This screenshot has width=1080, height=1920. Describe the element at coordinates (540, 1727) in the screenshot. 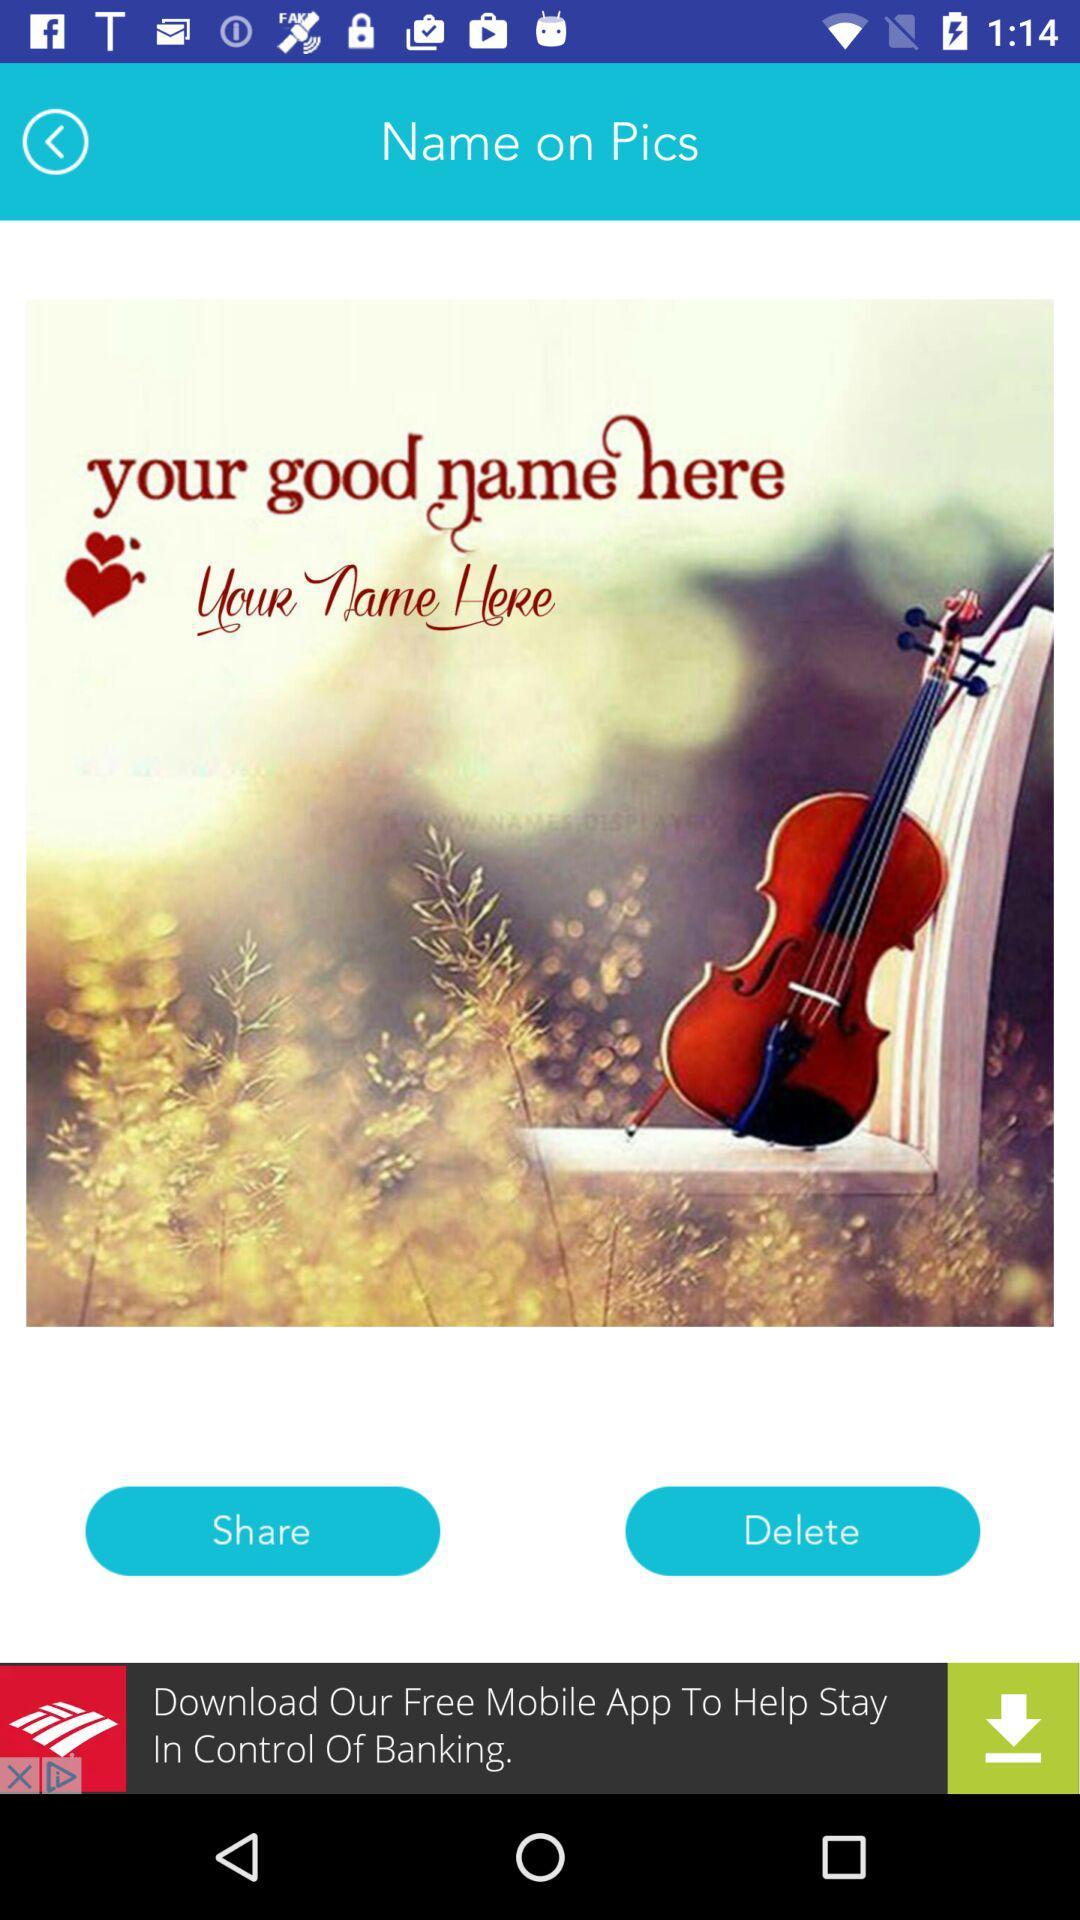

I see `advertisement botton` at that location.